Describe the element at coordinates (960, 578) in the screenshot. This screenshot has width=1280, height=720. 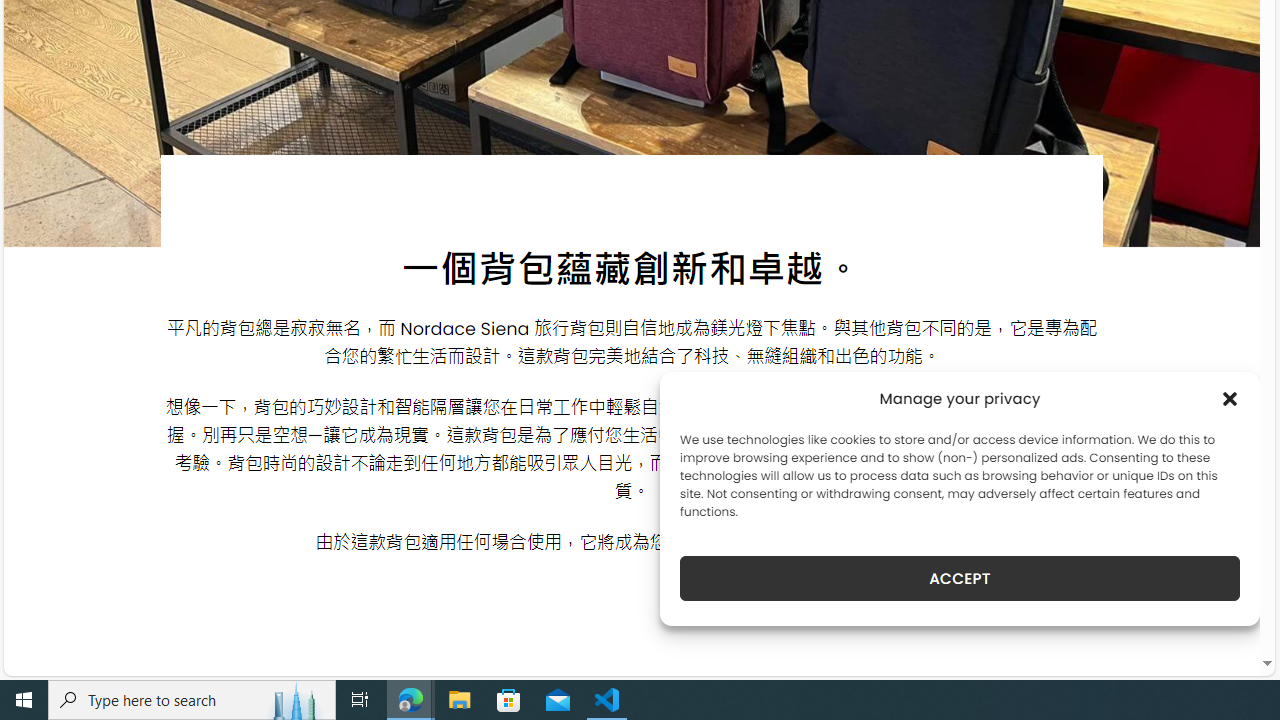
I see `'ACCEPT'` at that location.